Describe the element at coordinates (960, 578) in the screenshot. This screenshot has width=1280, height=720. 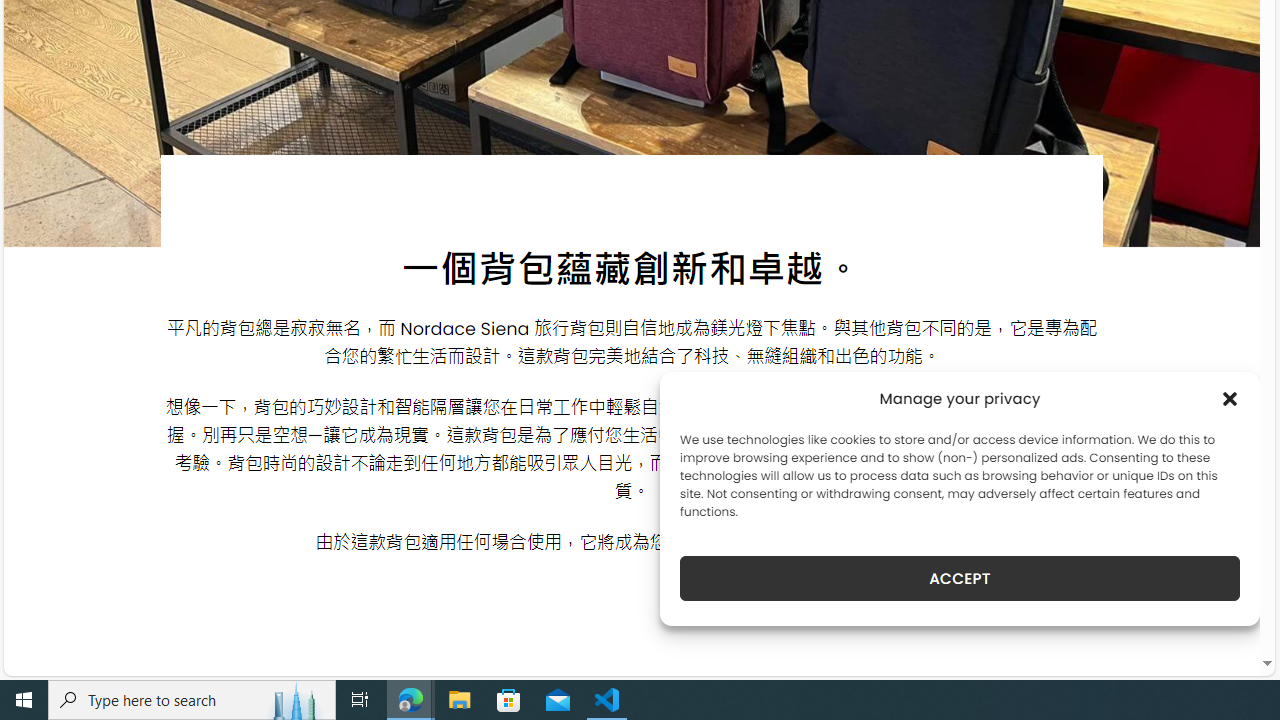
I see `'ACCEPT'` at that location.